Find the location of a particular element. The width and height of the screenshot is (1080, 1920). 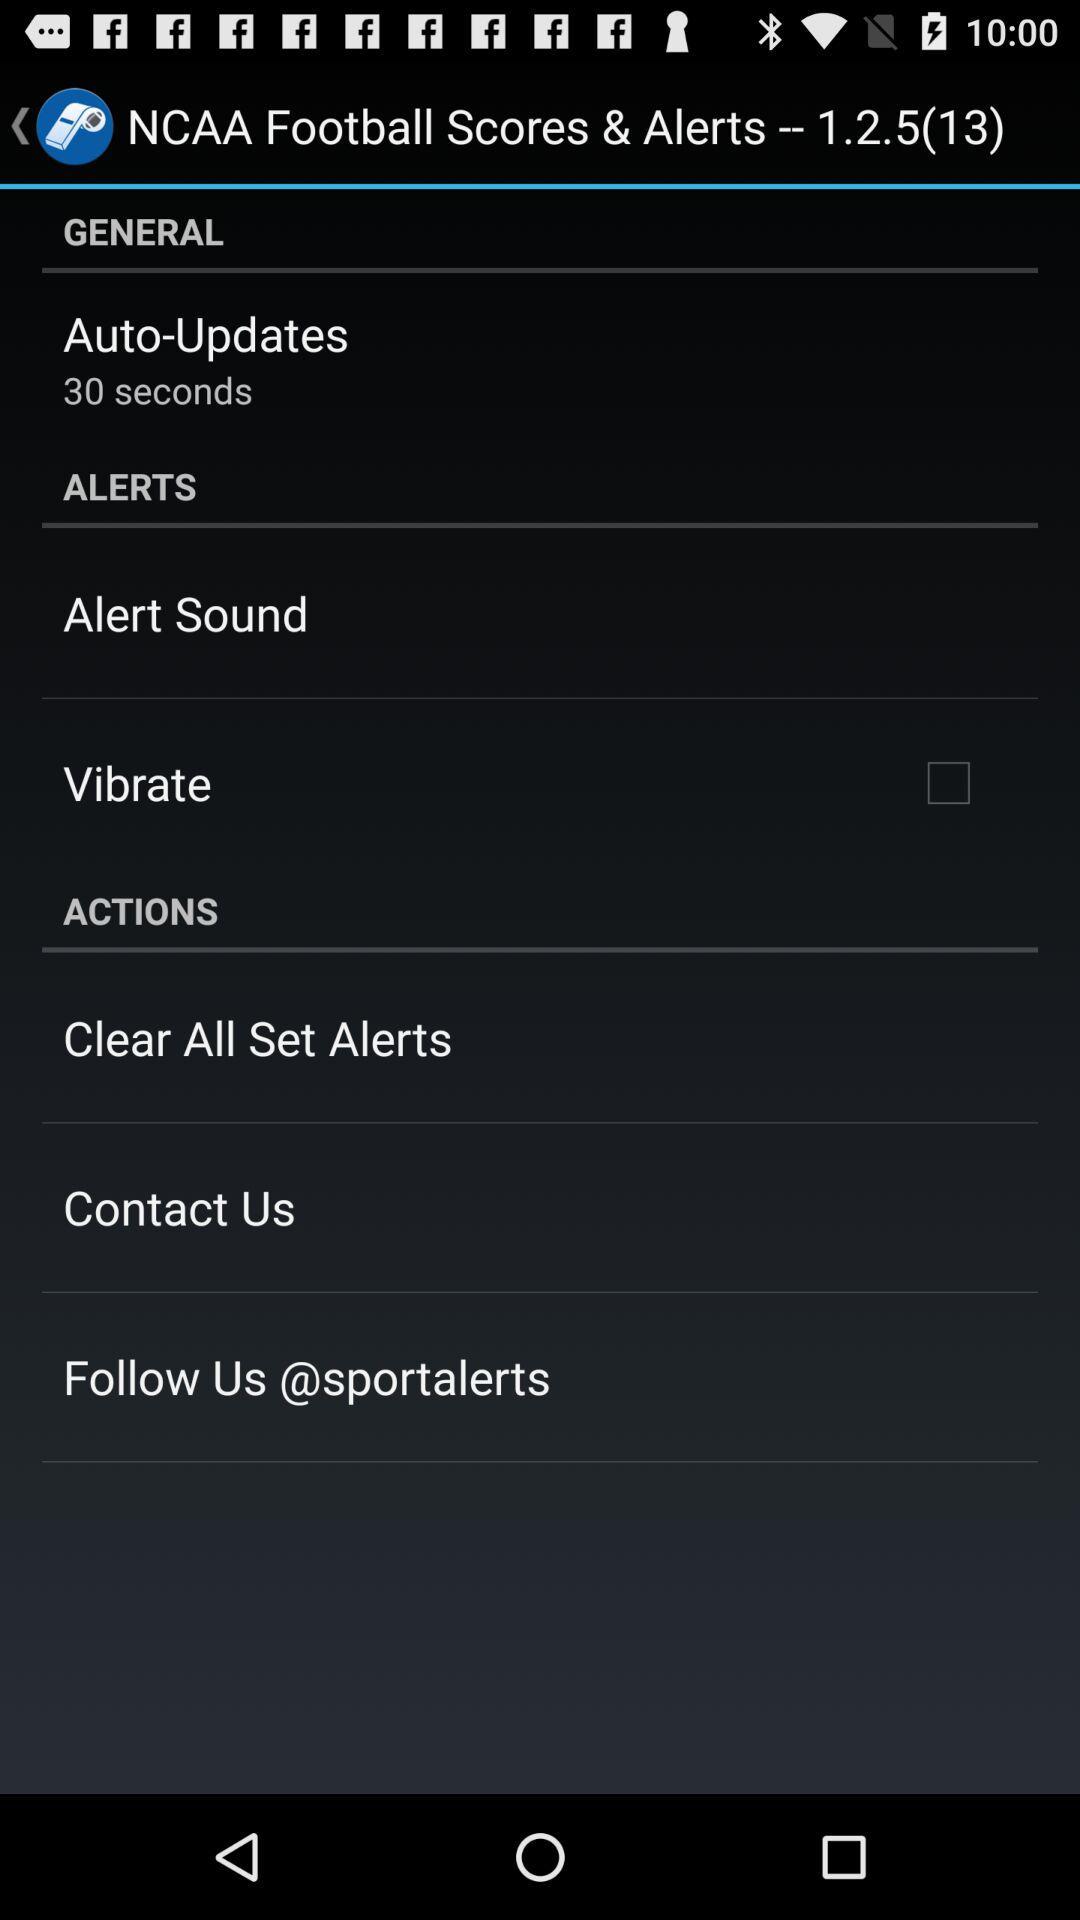

the app next to vibrate is located at coordinates (947, 781).